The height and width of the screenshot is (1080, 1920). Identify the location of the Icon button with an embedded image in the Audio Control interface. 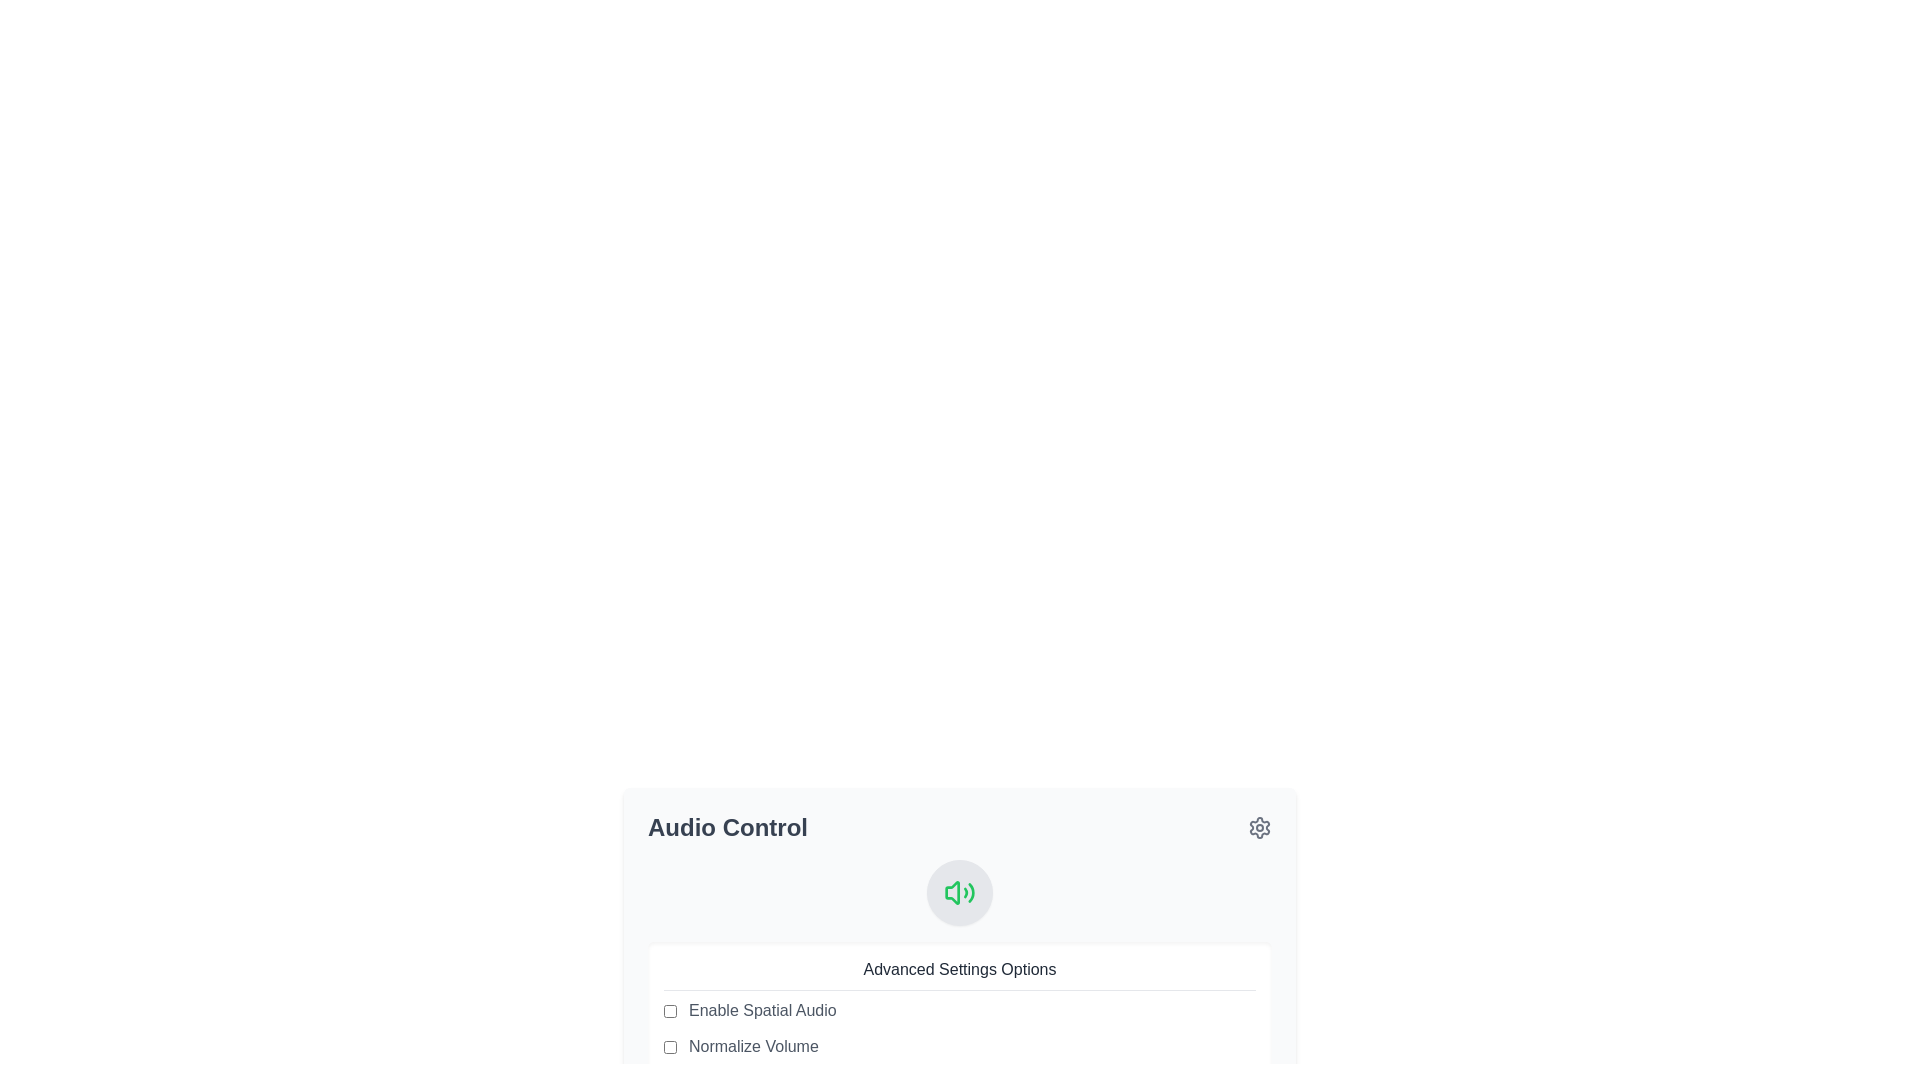
(960, 892).